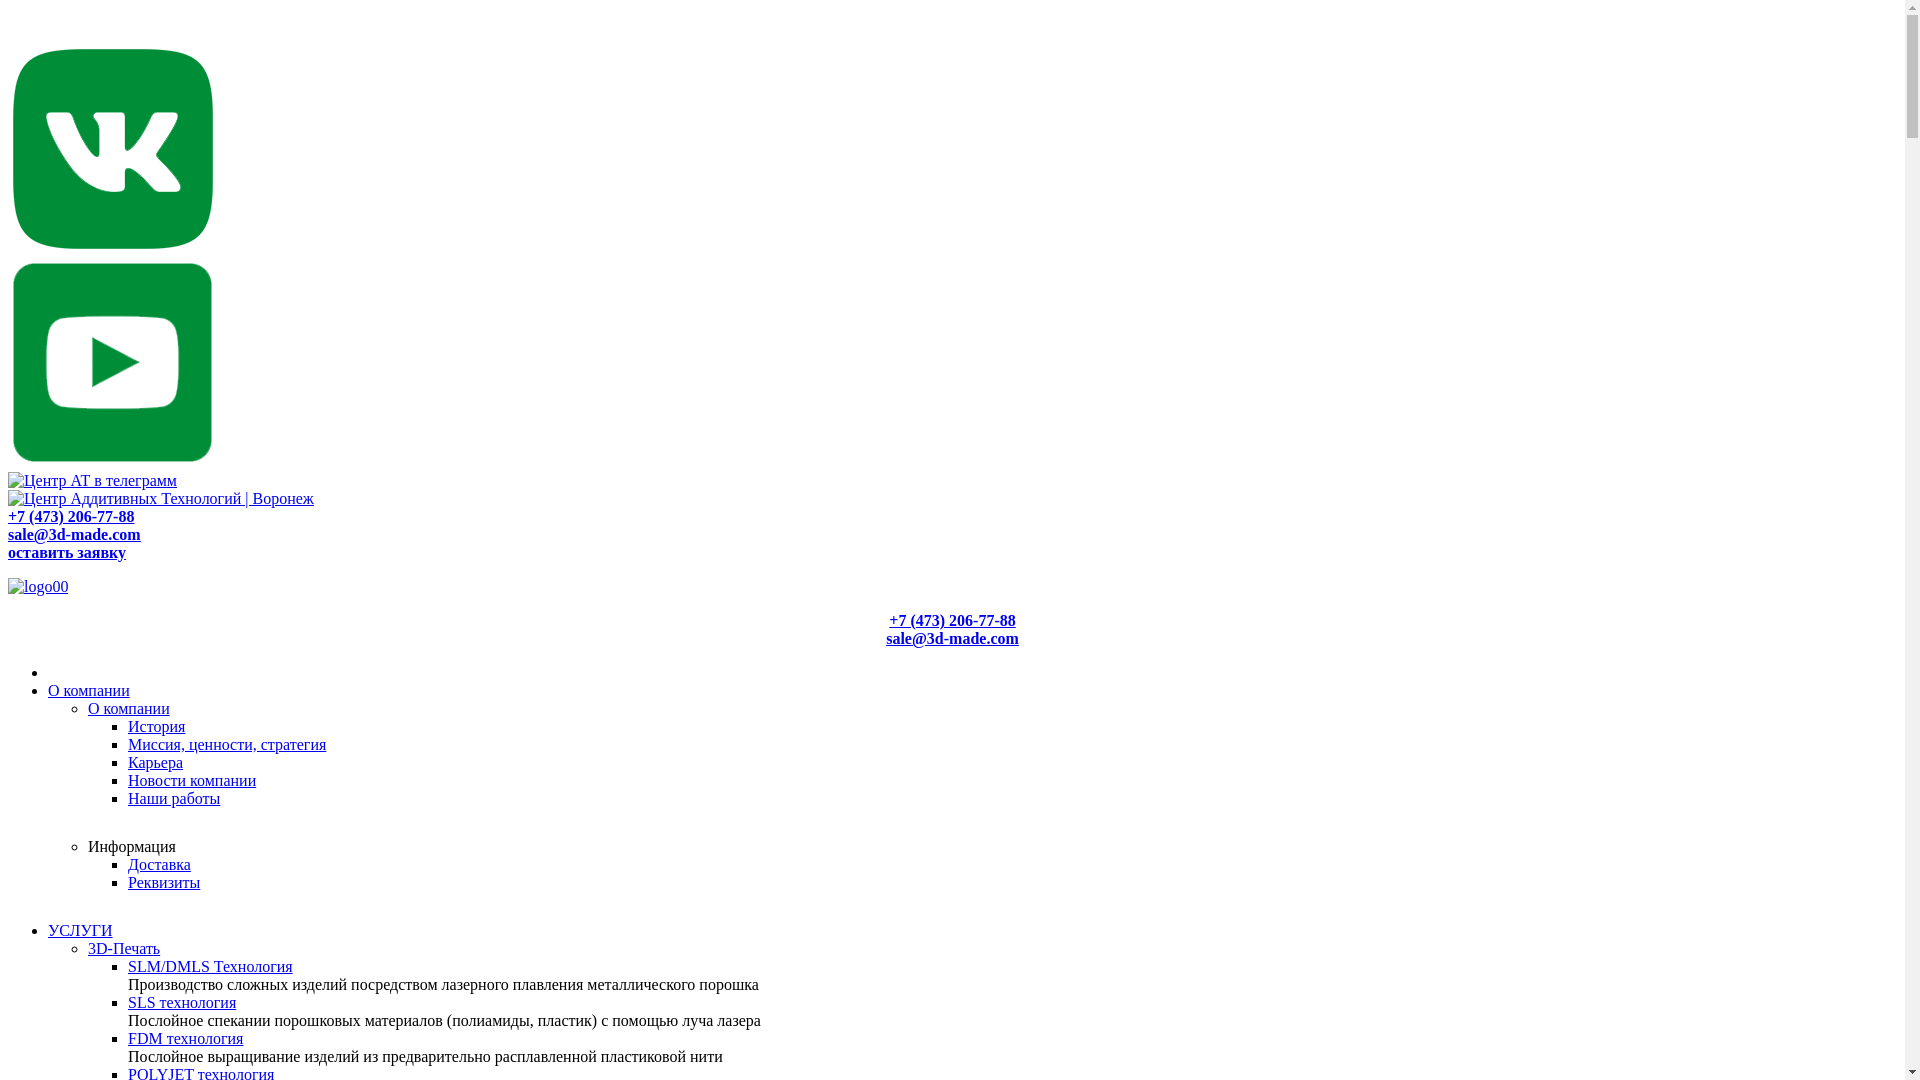 This screenshot has width=1920, height=1080. I want to click on 'sale@3d-made.com', so click(951, 638).